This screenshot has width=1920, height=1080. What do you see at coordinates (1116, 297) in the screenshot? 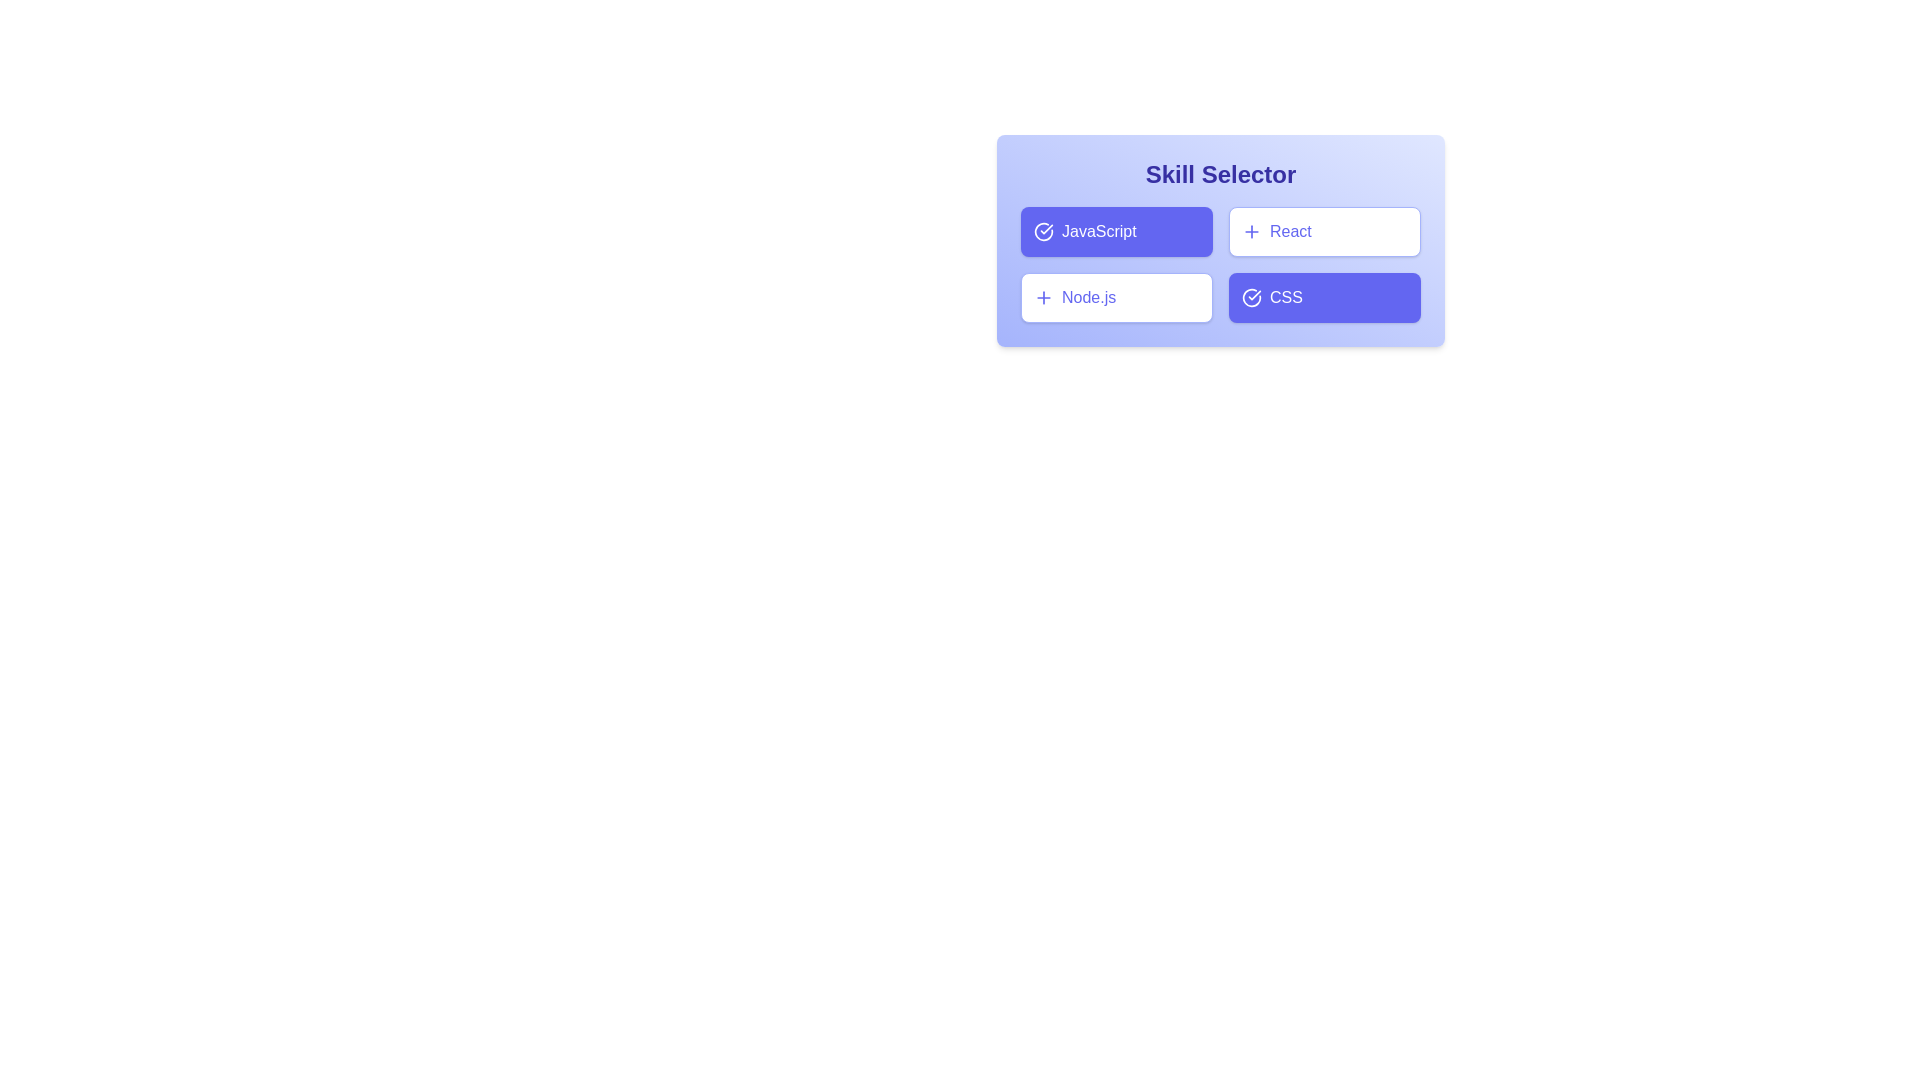
I see `the skill Node.js` at bounding box center [1116, 297].